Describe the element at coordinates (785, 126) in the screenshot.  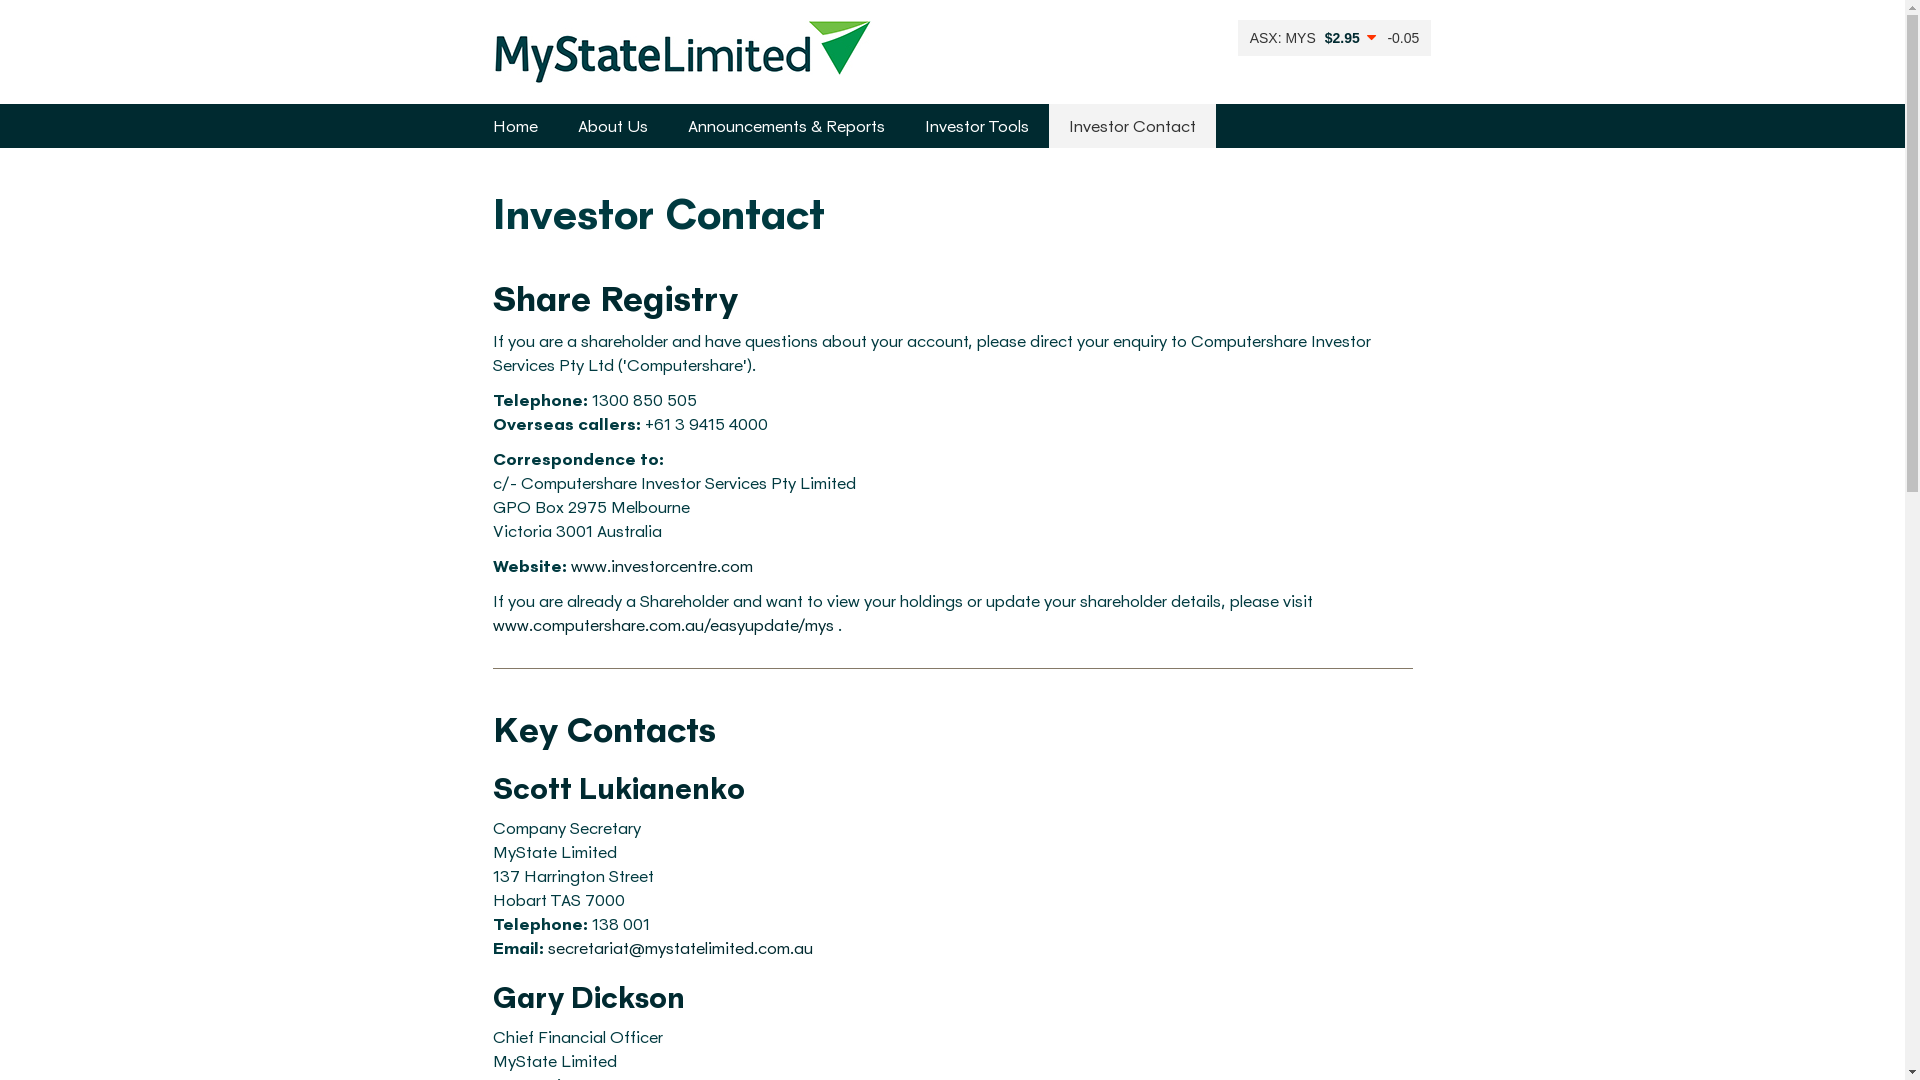
I see `'Announcements & Reports'` at that location.